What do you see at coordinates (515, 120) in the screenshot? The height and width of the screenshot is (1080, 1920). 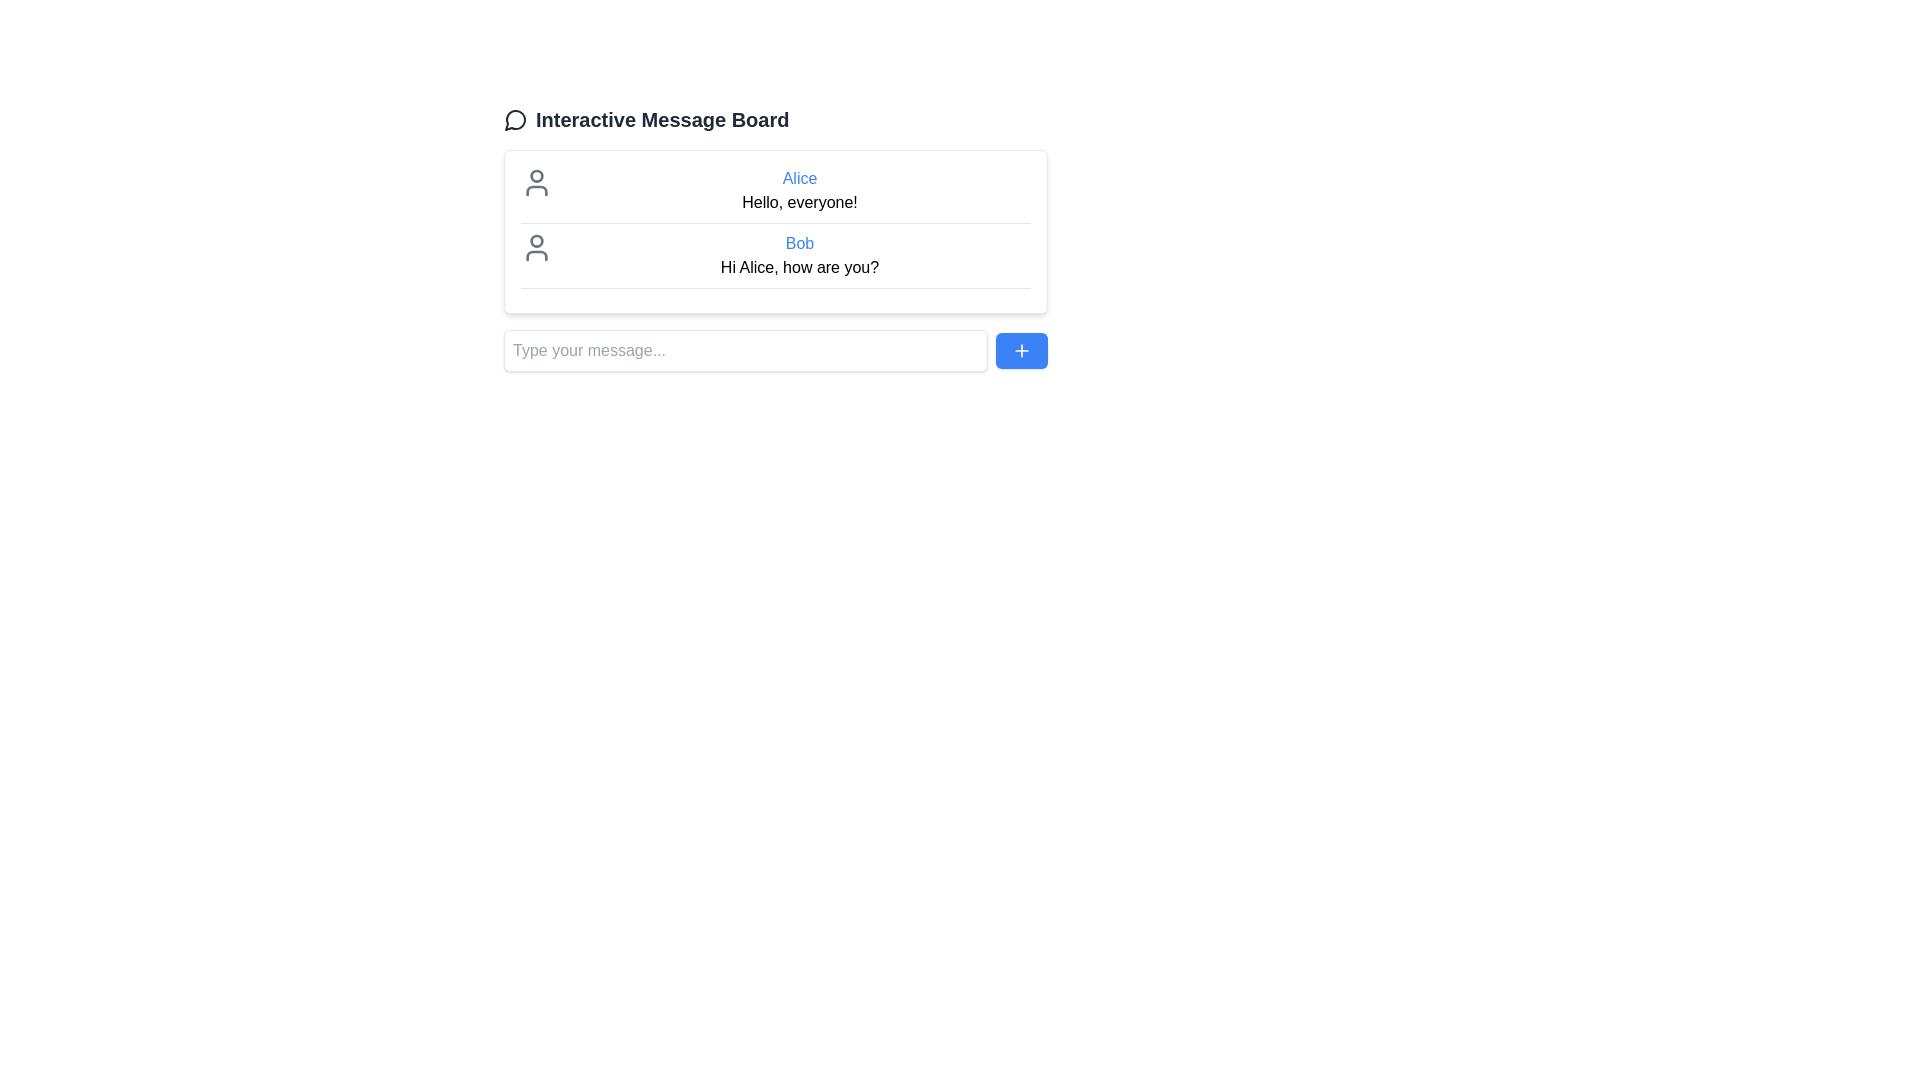 I see `the Decorative icon in the SVG that forms a speech bubble, located next to the 'Interactive Message Board' text in the title bar` at bounding box center [515, 120].